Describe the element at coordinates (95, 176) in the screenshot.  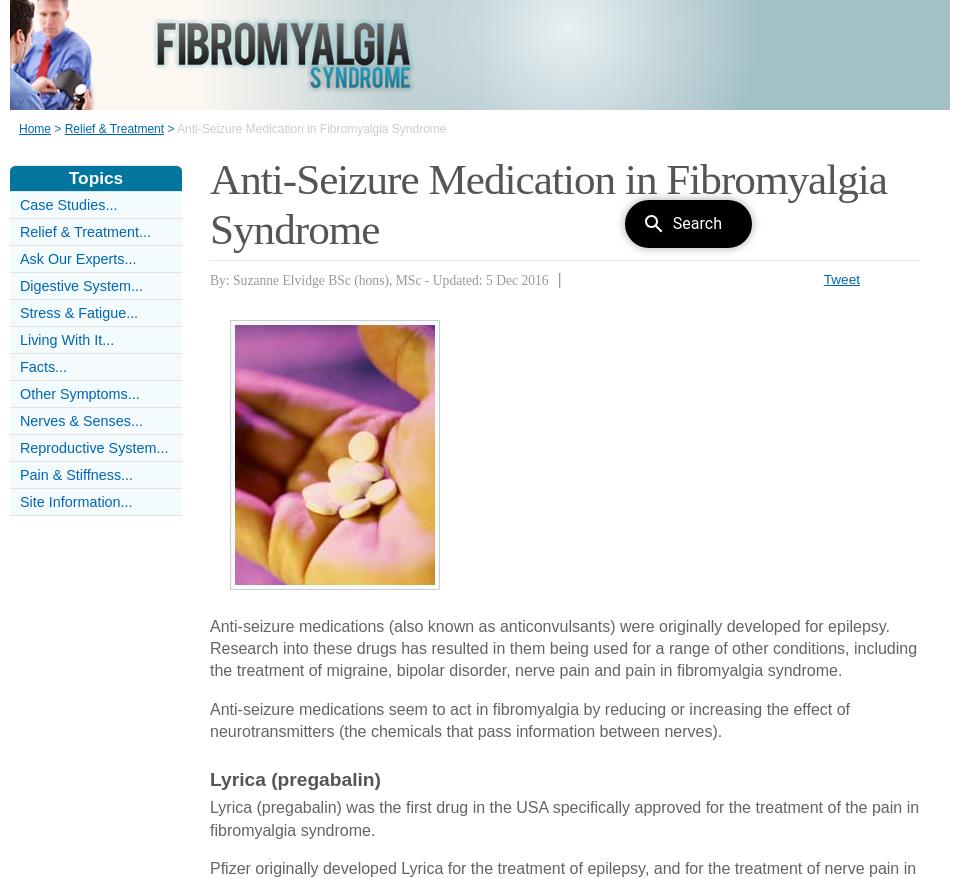
I see `'Topics'` at that location.